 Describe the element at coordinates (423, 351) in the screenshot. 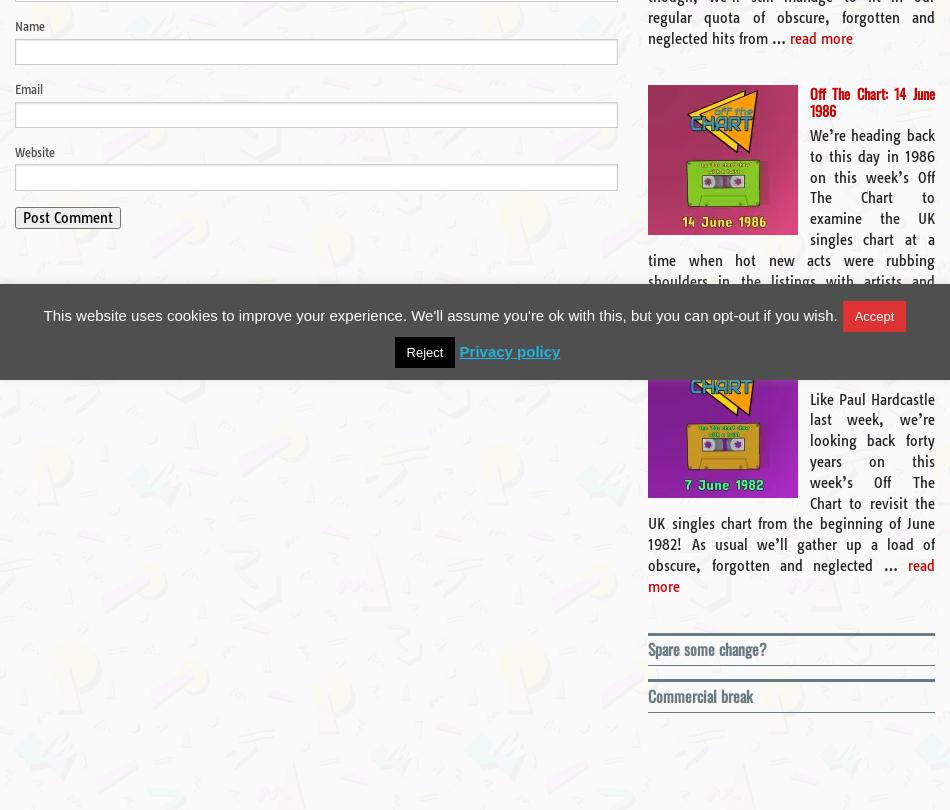

I see `'Reject'` at that location.